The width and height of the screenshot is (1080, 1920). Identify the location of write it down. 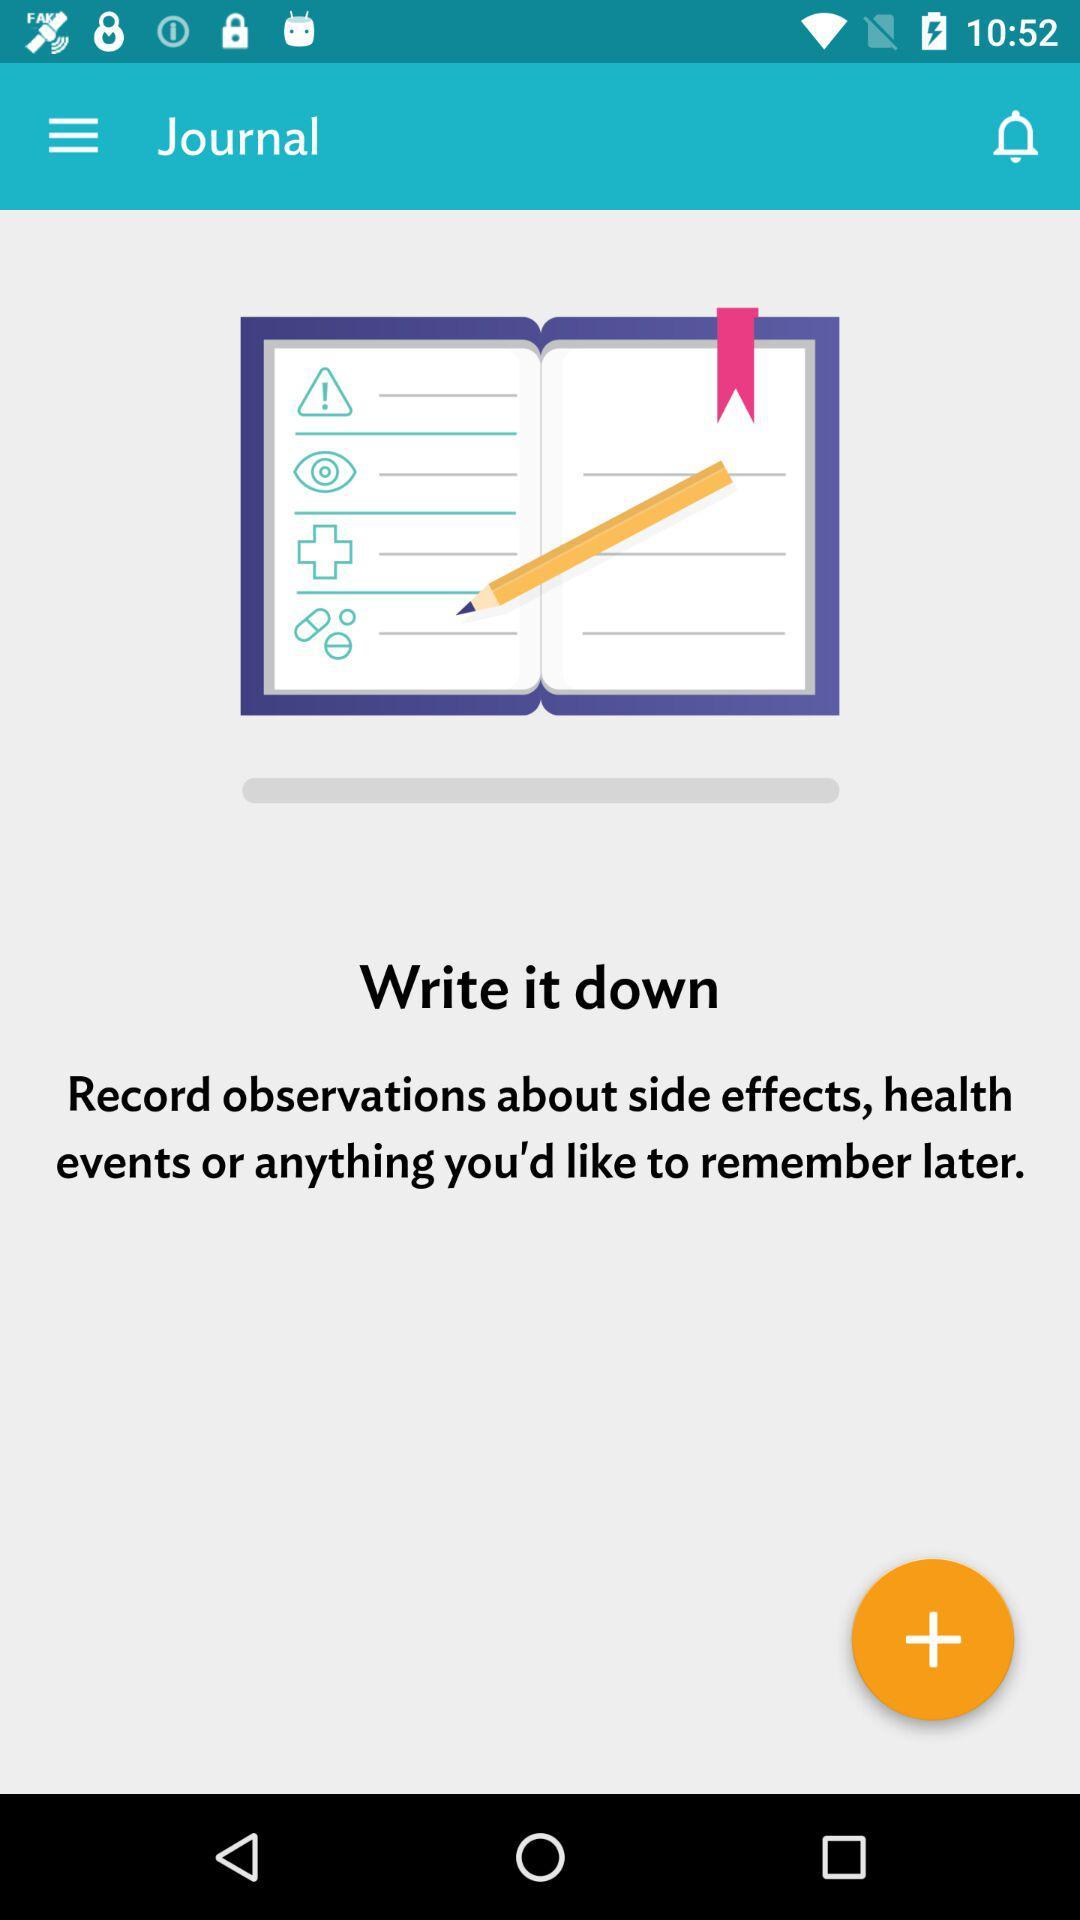
(540, 987).